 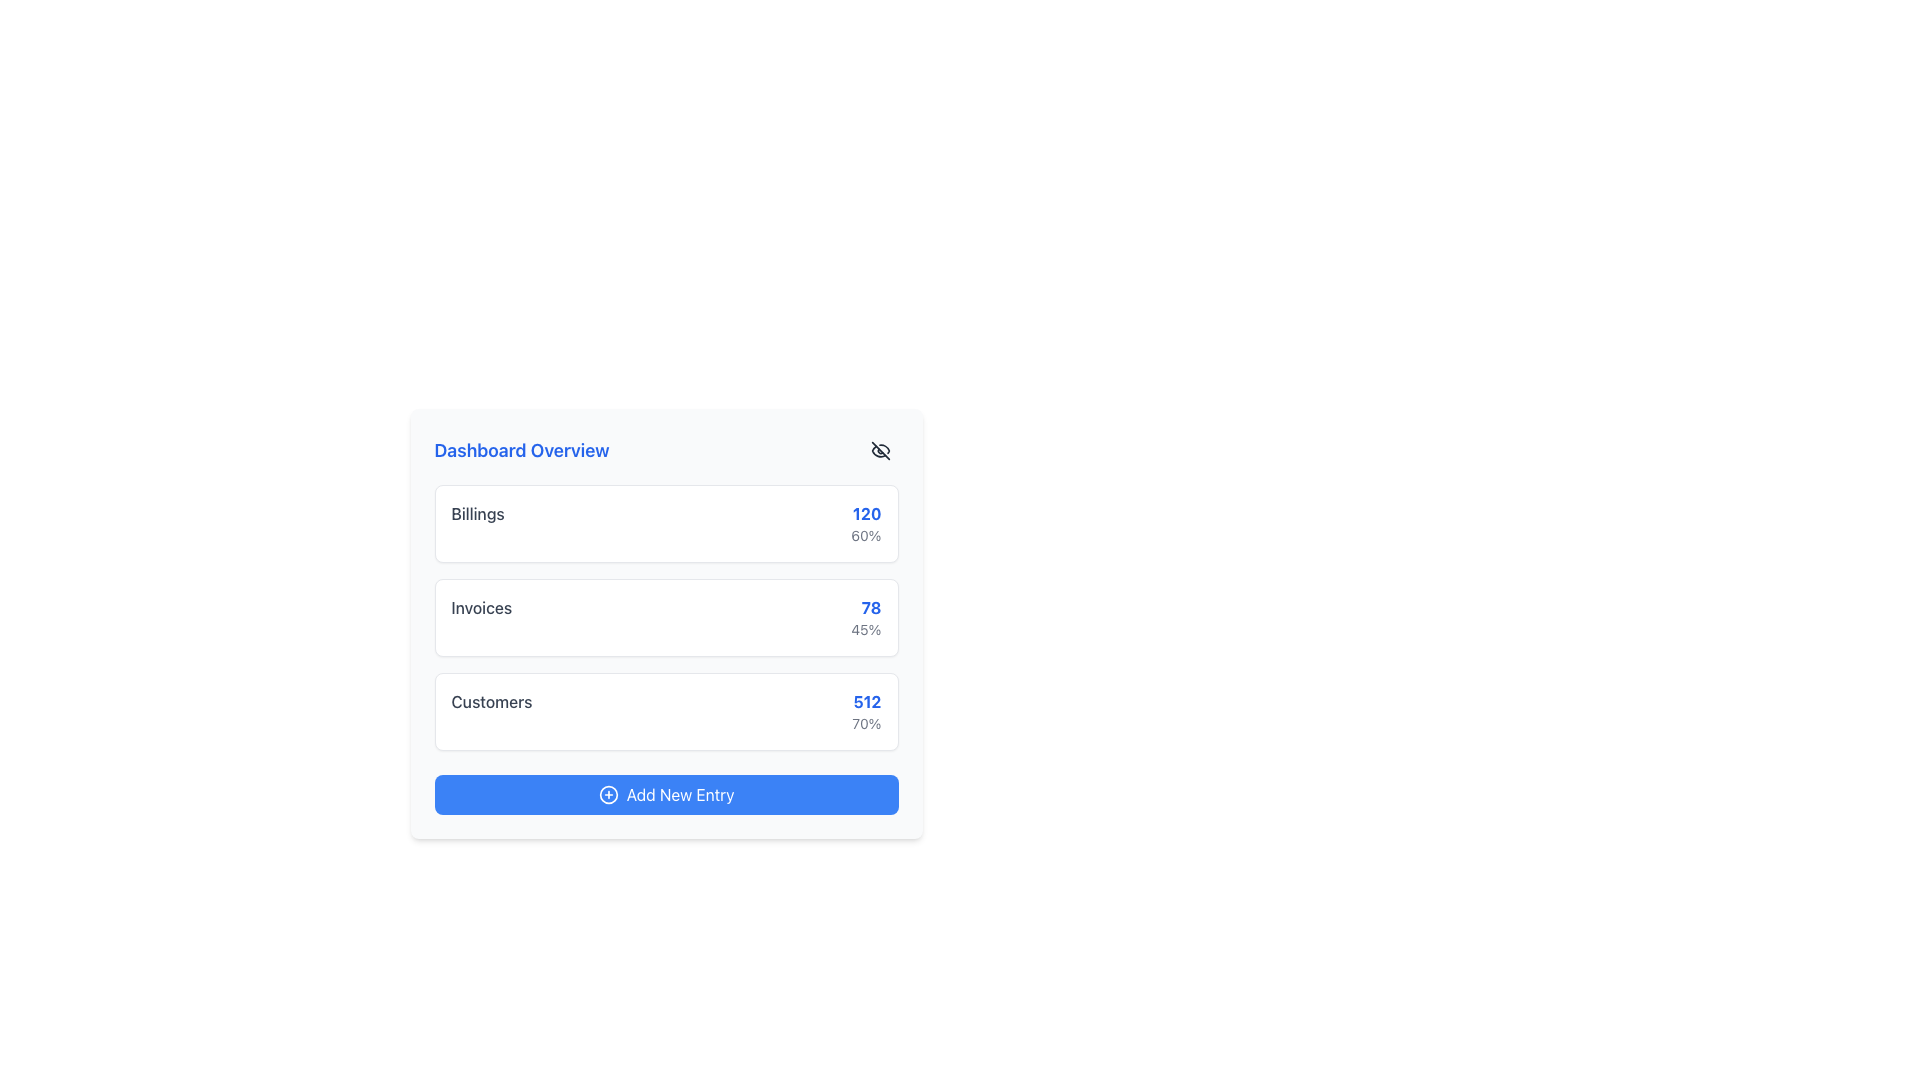 I want to click on the 'Invoices' summary statistics card, which has a white background, rounded corners, and displays the numeric value '78' in bold blue font, so click(x=666, y=616).